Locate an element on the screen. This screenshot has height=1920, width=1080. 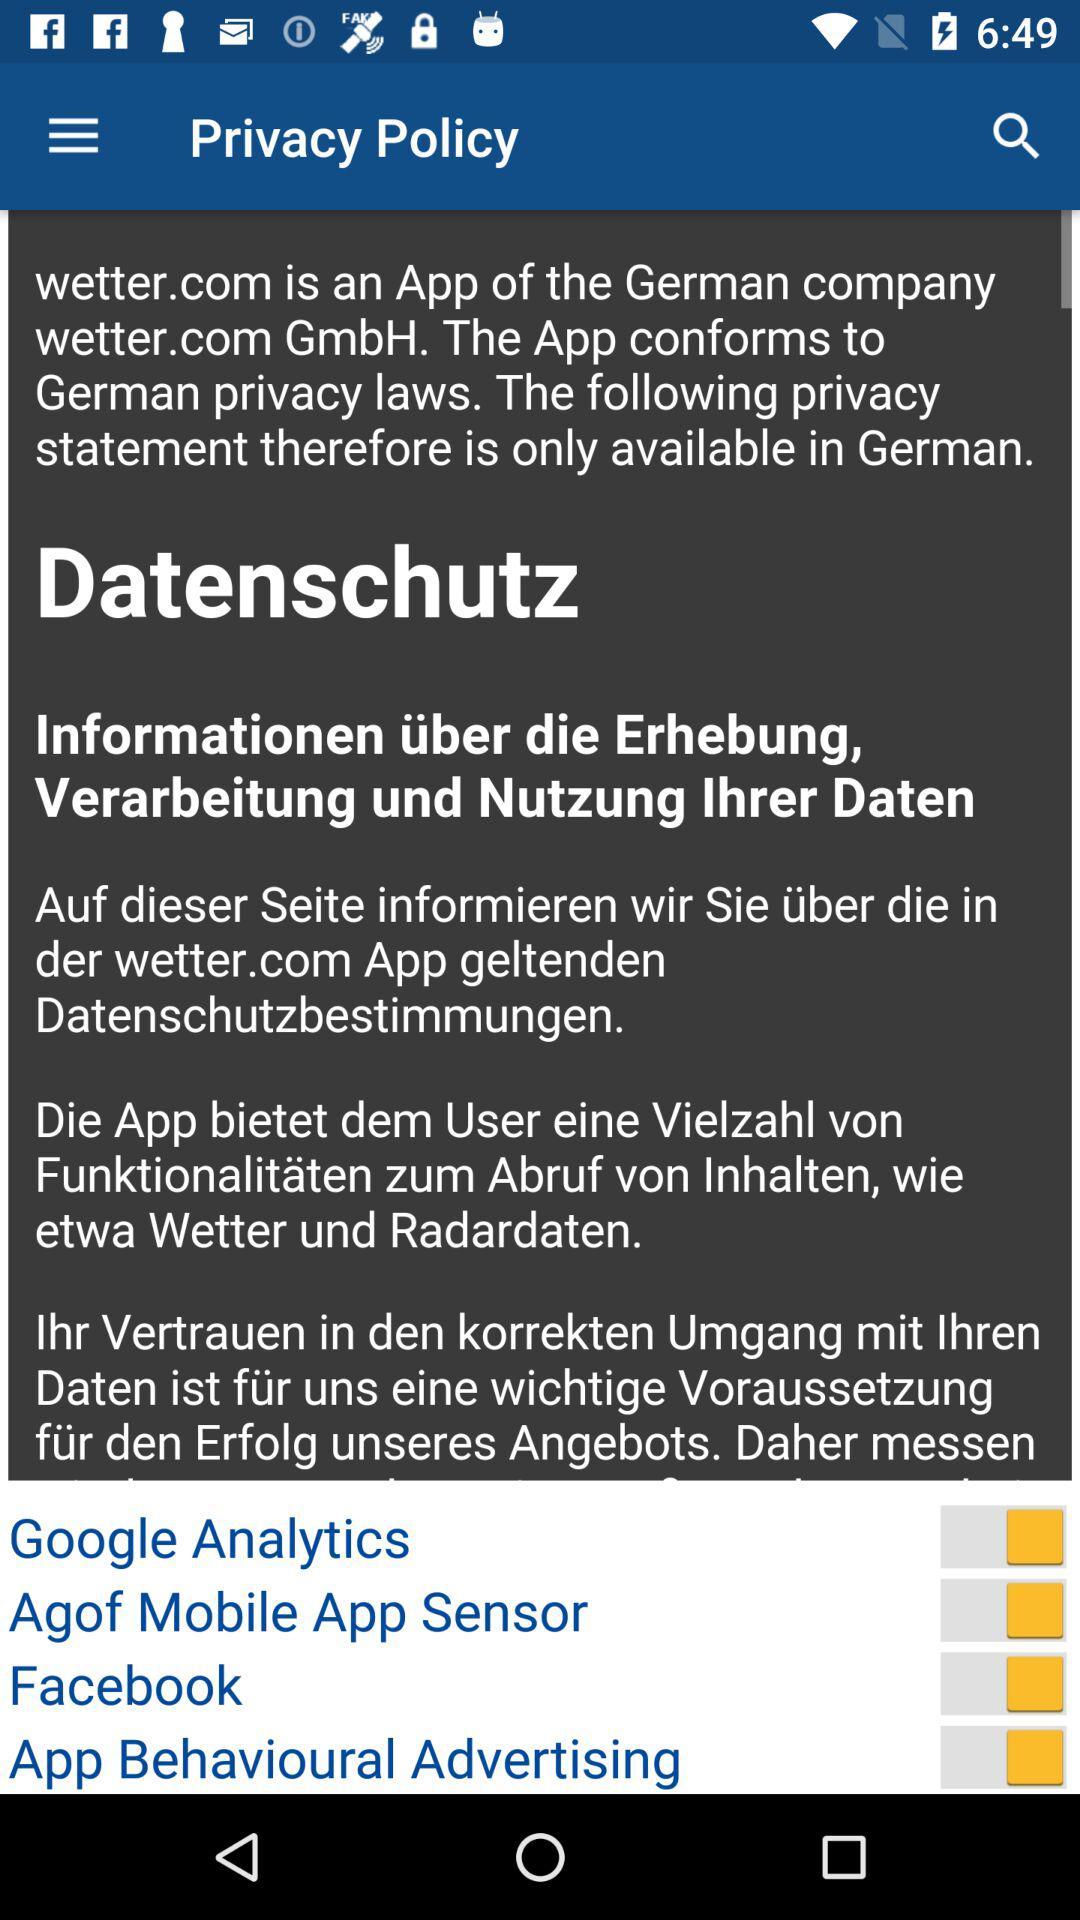
the switch button next to google analytics is located at coordinates (1003, 1535).